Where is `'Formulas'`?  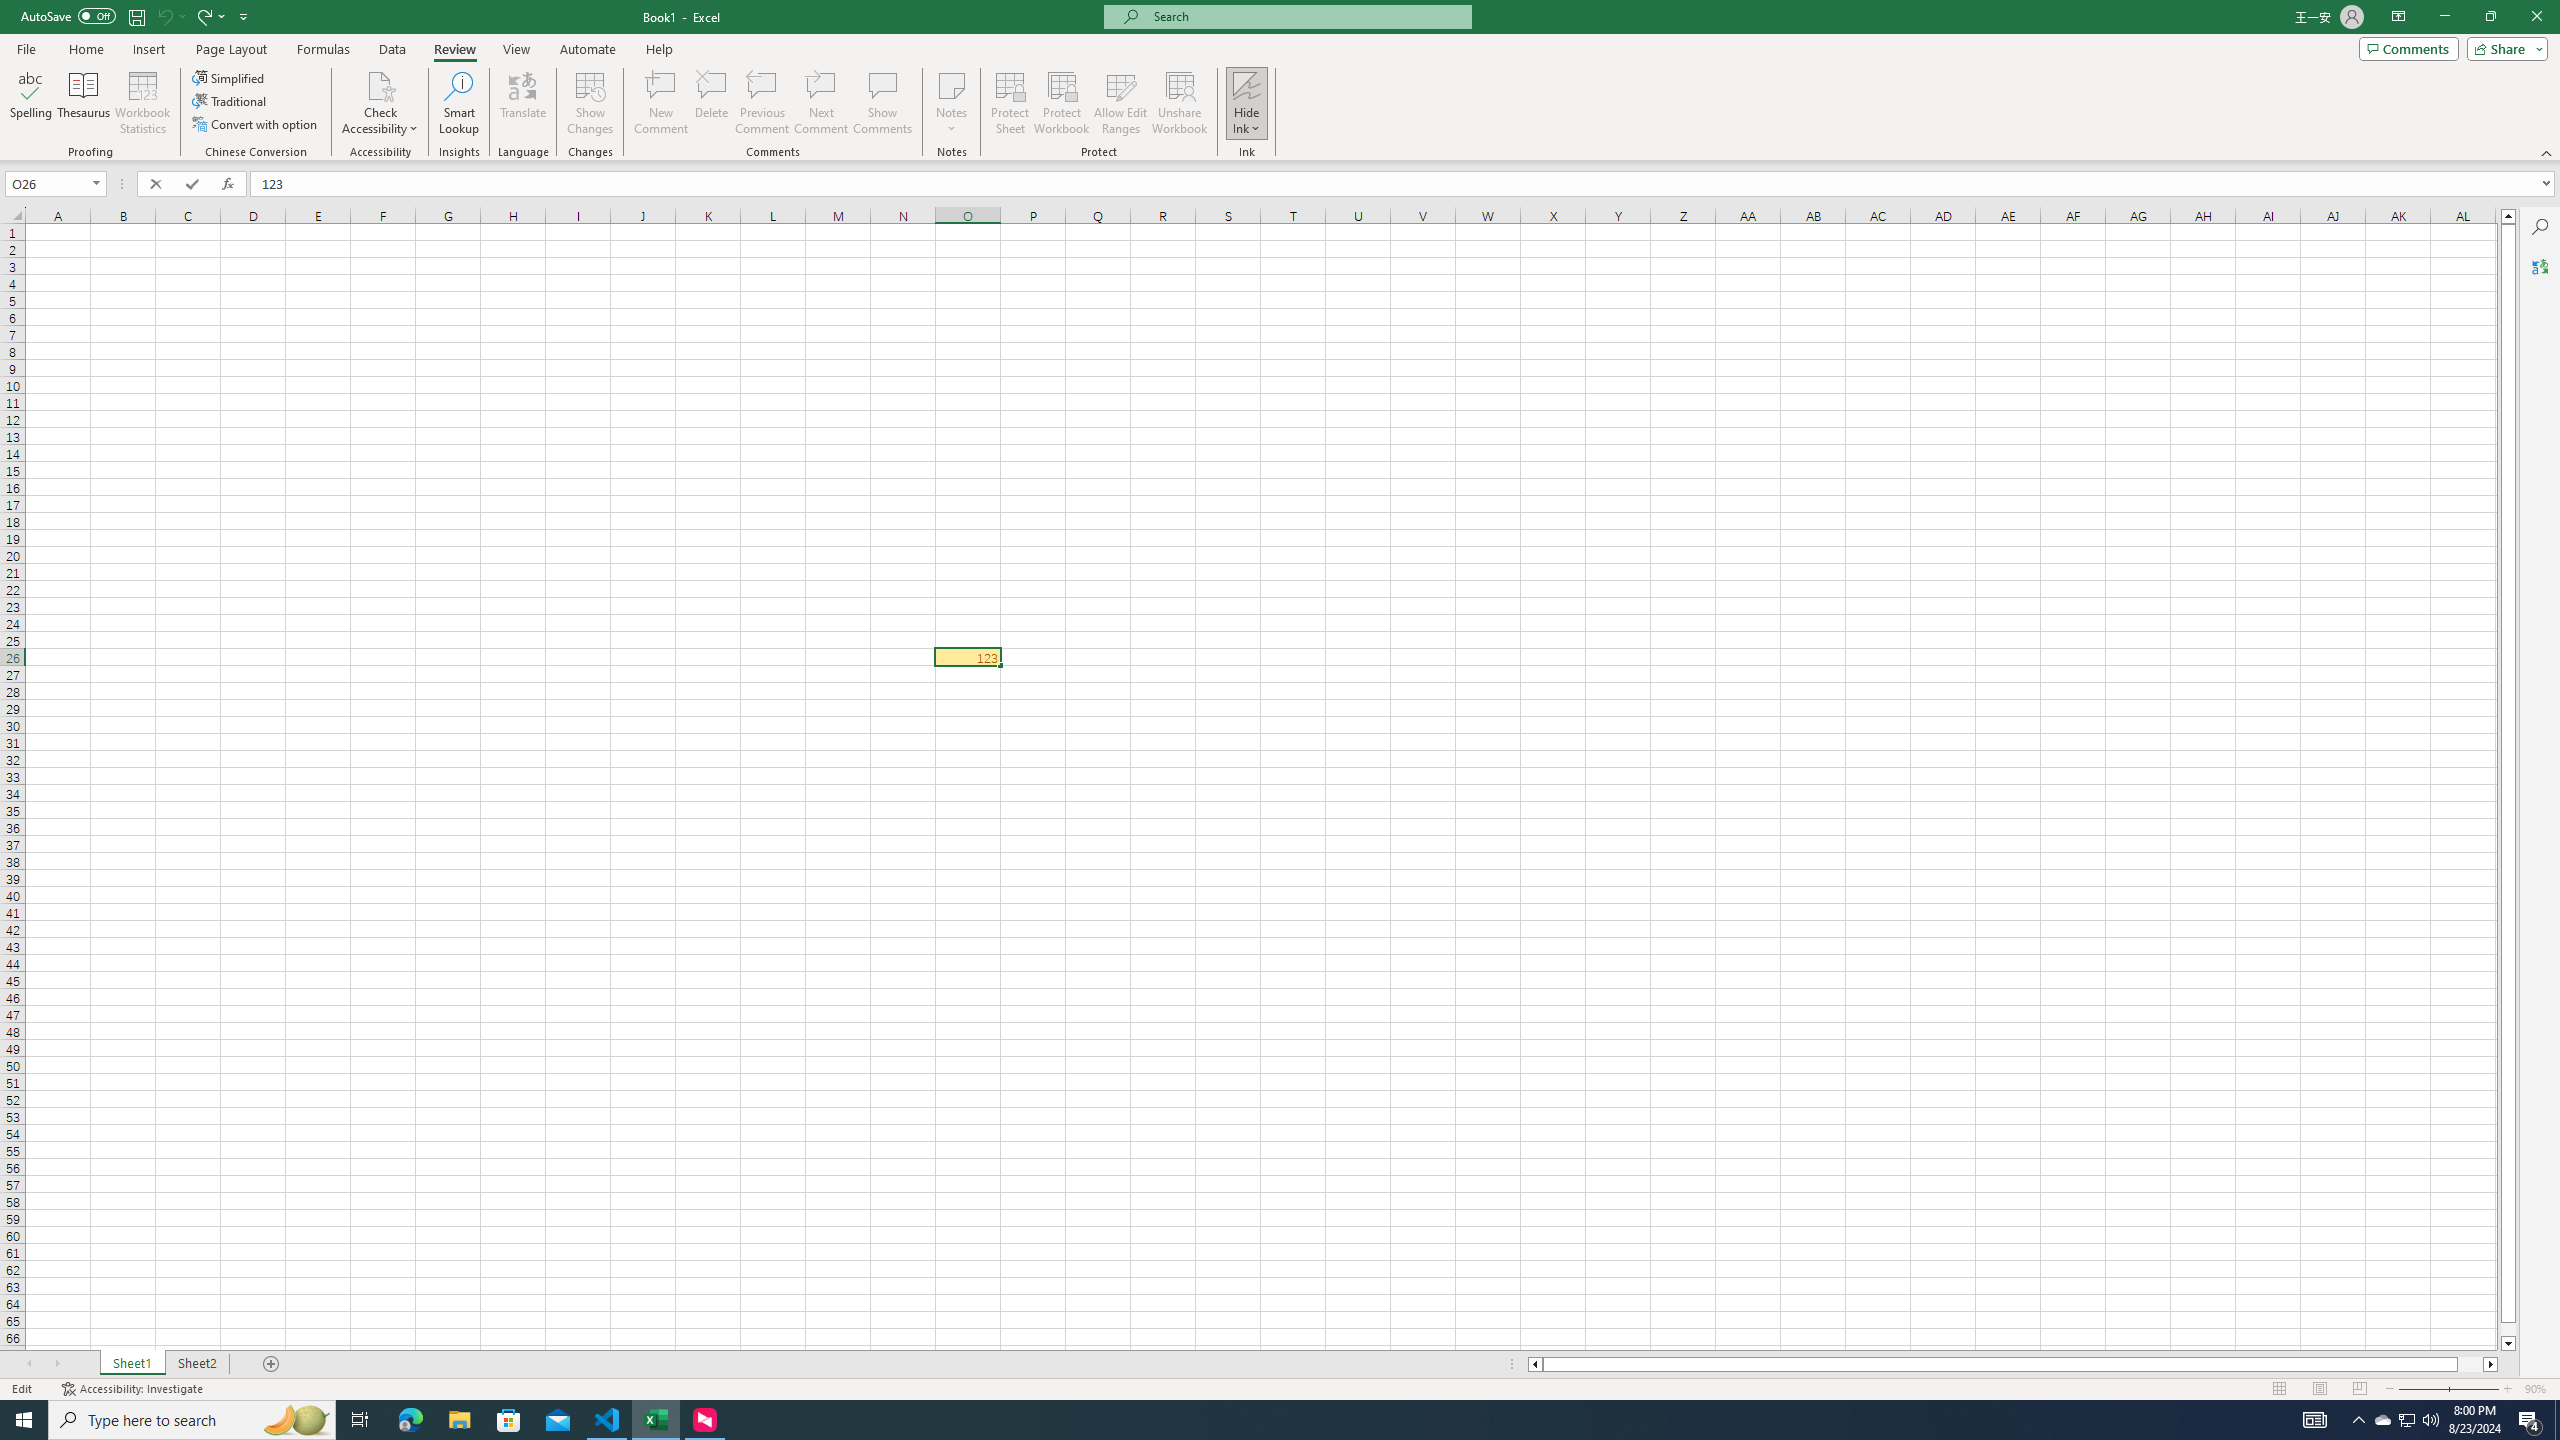
'Formulas' is located at coordinates (325, 49).